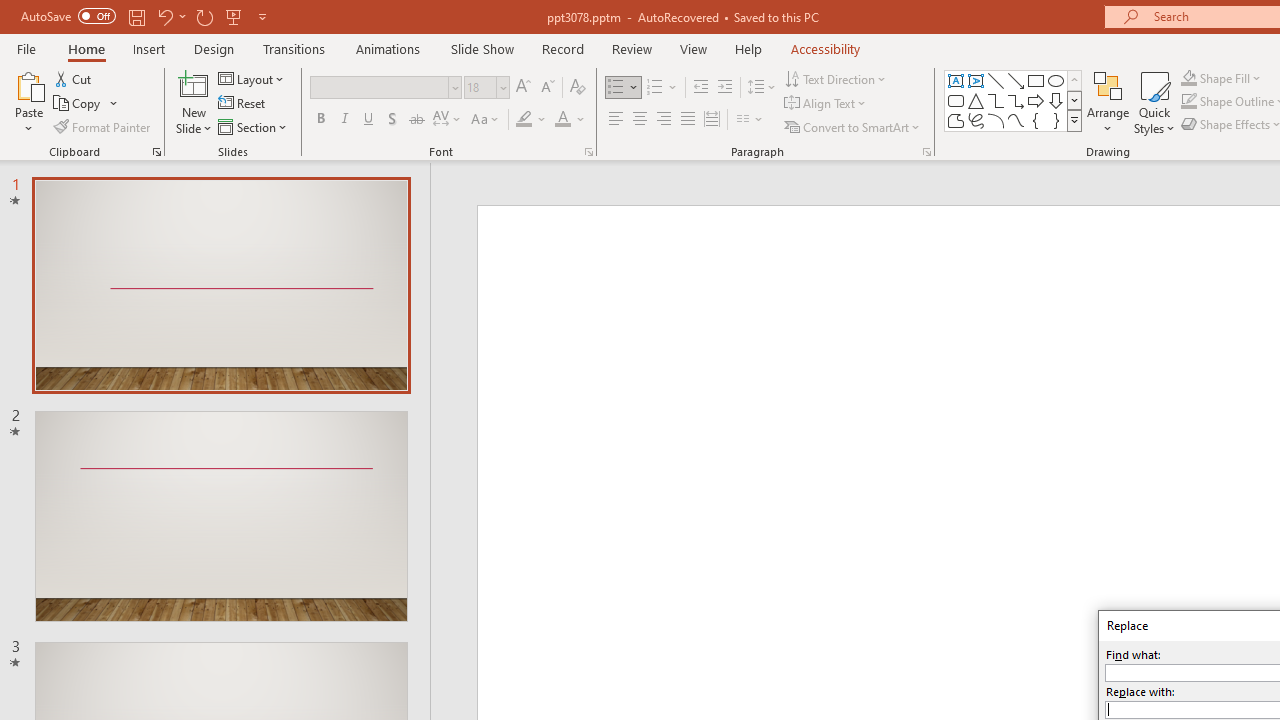 This screenshot has width=1280, height=720. I want to click on 'Reset', so click(242, 103).